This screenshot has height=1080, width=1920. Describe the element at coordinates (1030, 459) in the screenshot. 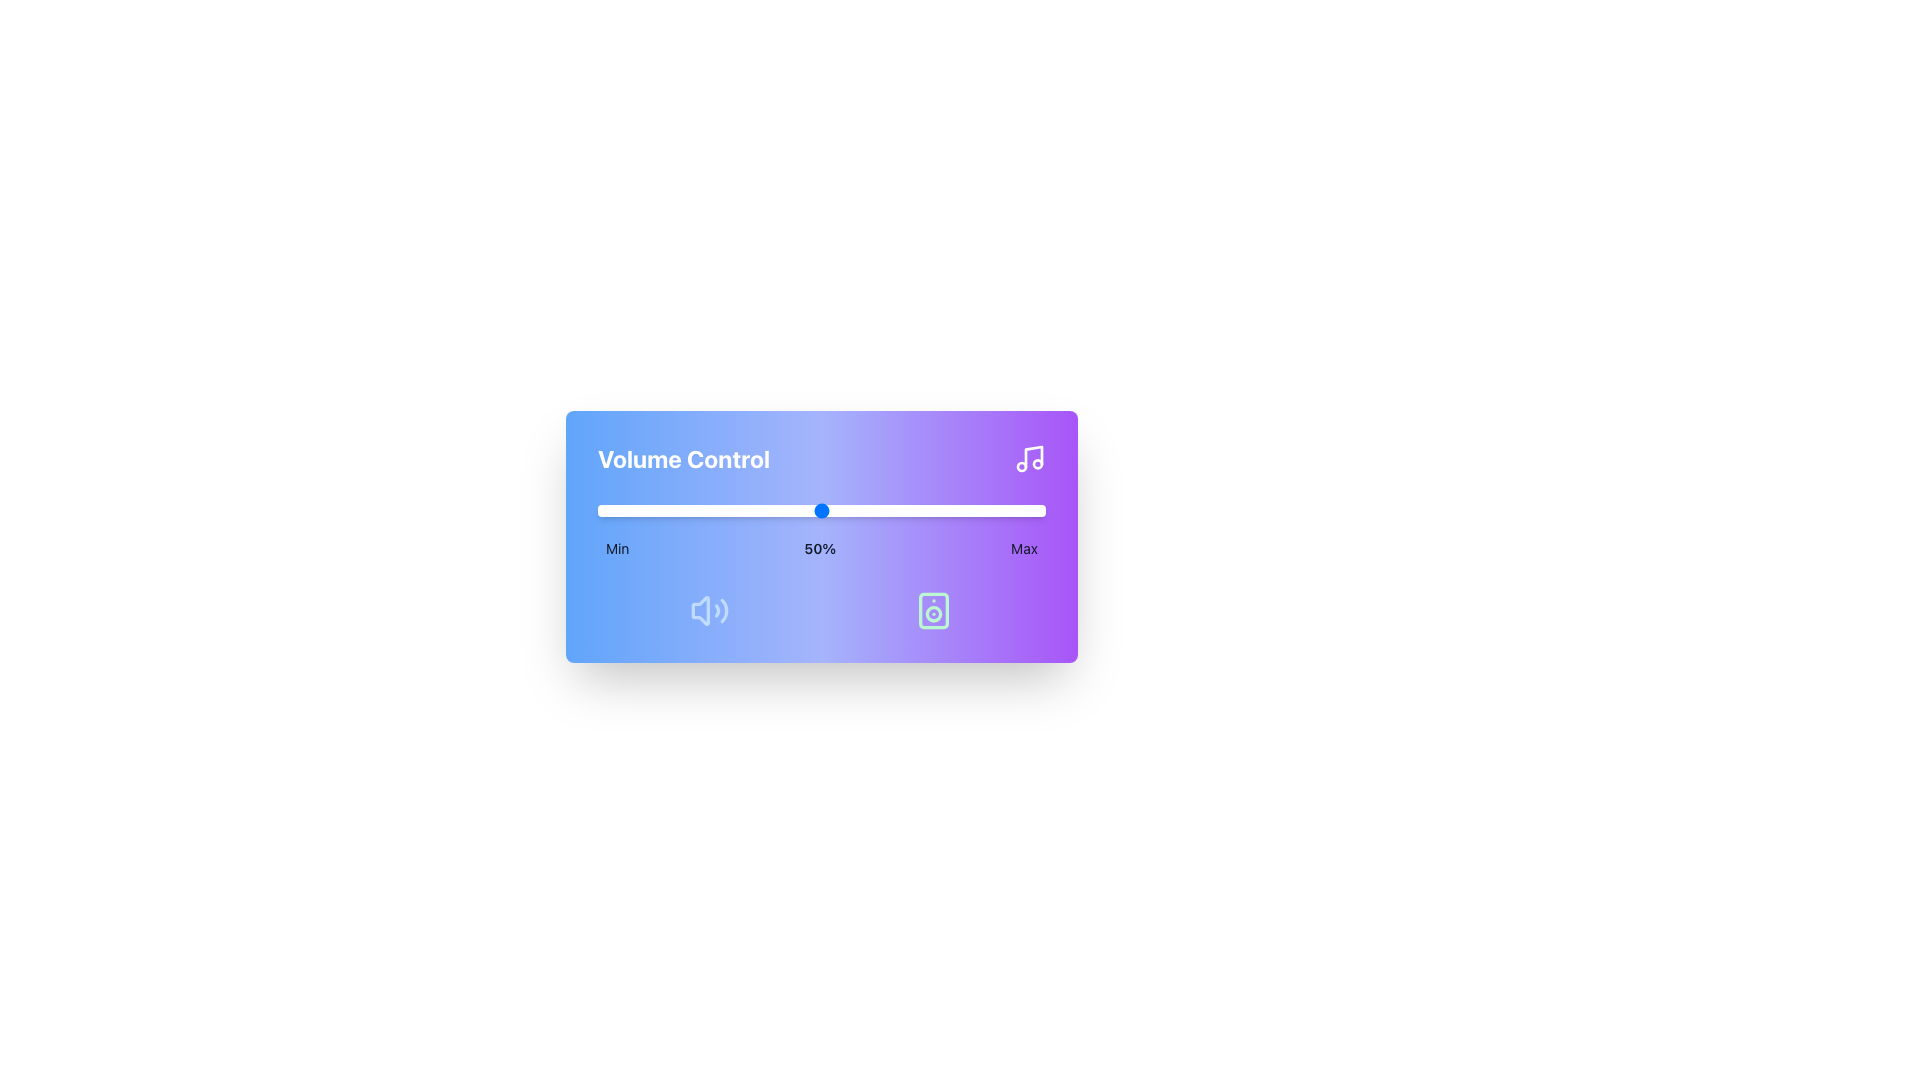

I see `the musical note icon located in the upper-right corner of the 'Volume Control' section, which is styled with a white color on a purple rectangular button` at that location.